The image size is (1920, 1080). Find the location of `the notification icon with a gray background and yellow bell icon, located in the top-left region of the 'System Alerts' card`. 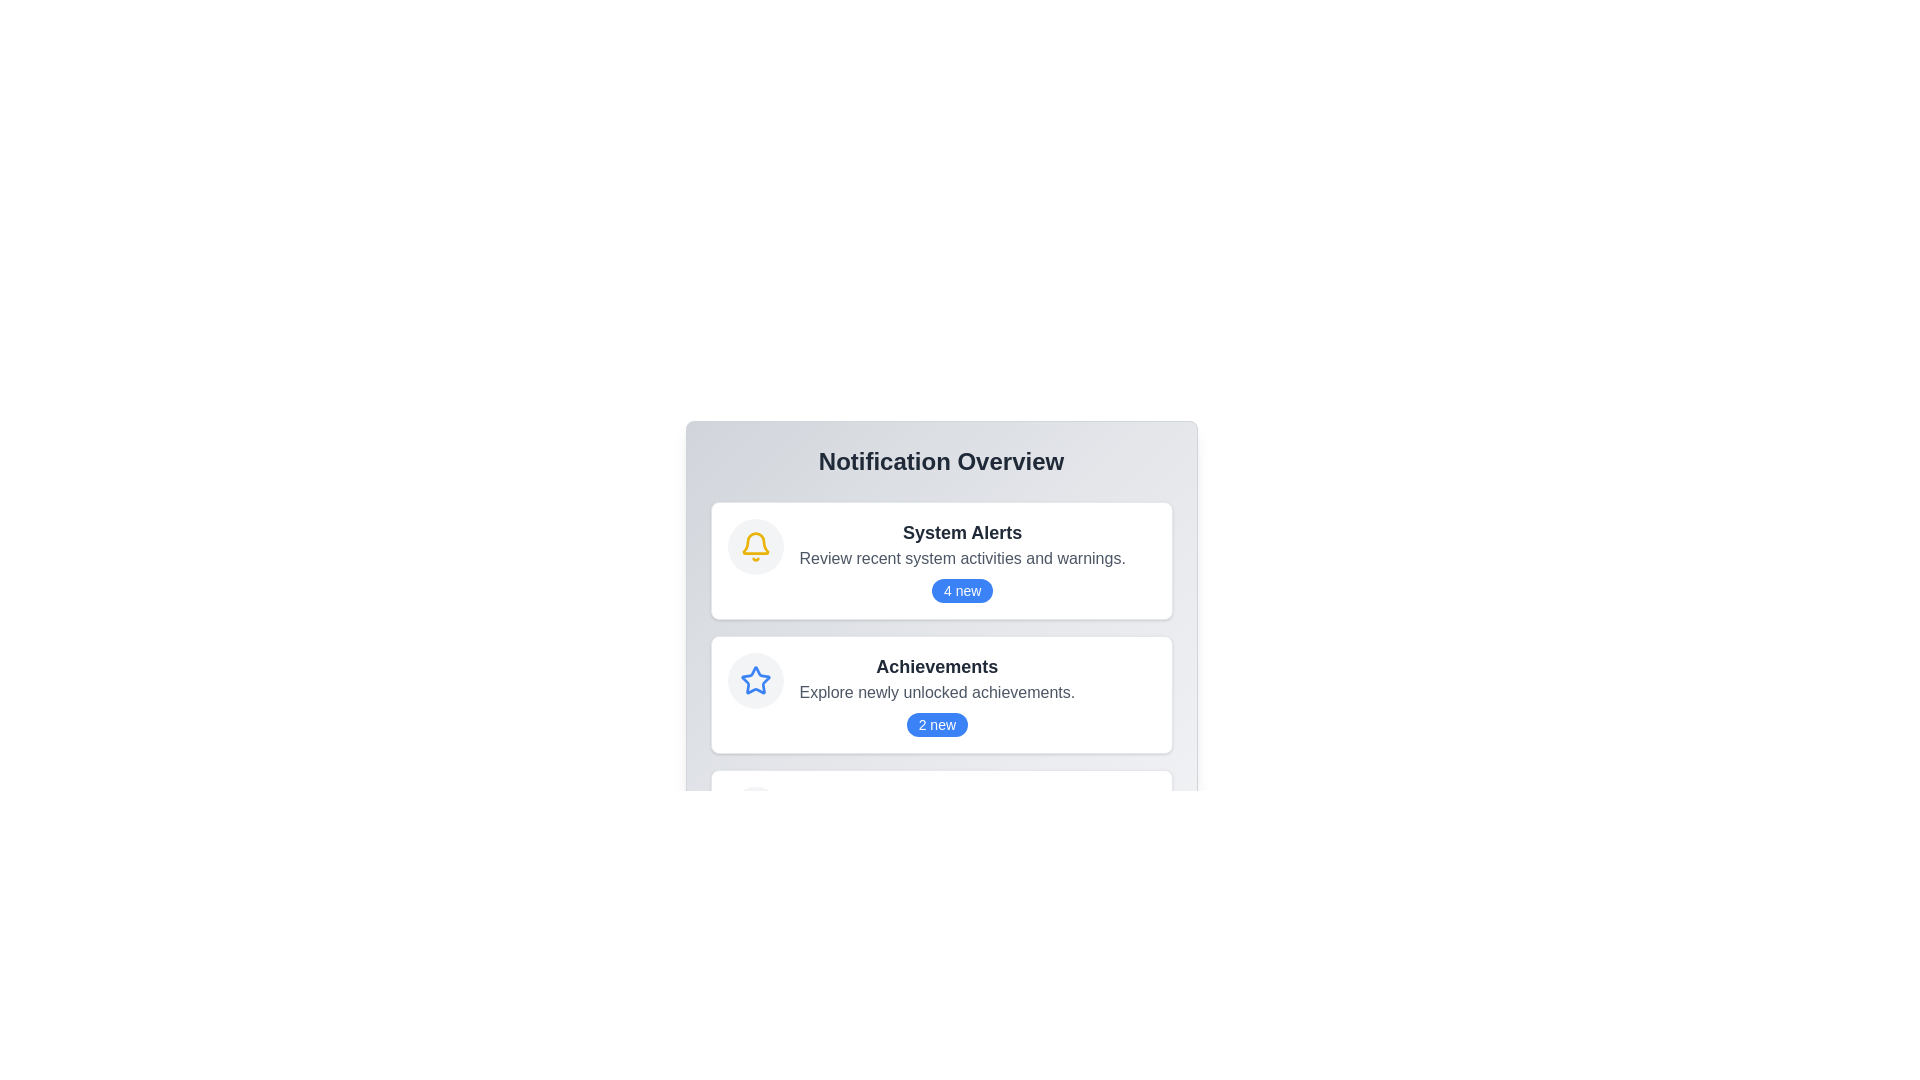

the notification icon with a gray background and yellow bell icon, located in the top-left region of the 'System Alerts' card is located at coordinates (754, 547).